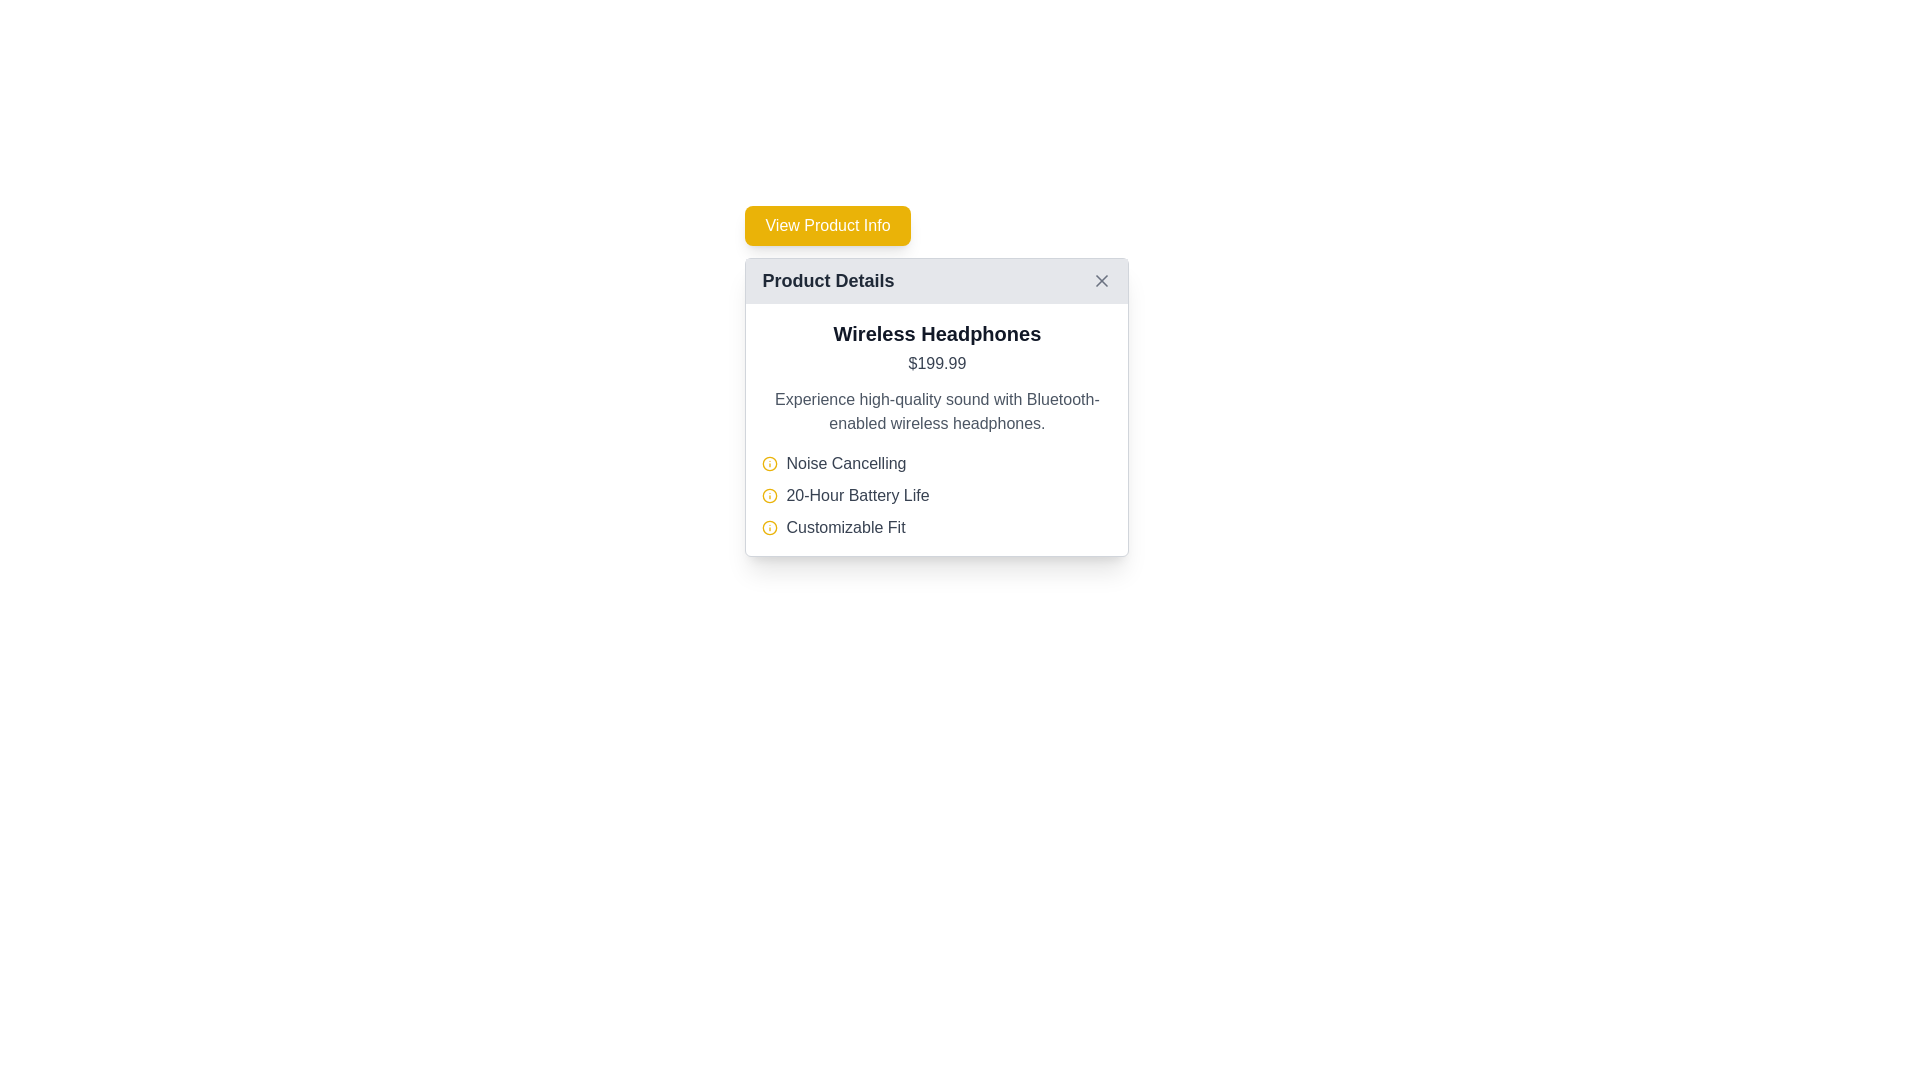  Describe the element at coordinates (1101, 281) in the screenshot. I see `the close icon represented by an 'X' shape in the top-right corner of the 'Product Details' header bar` at that location.